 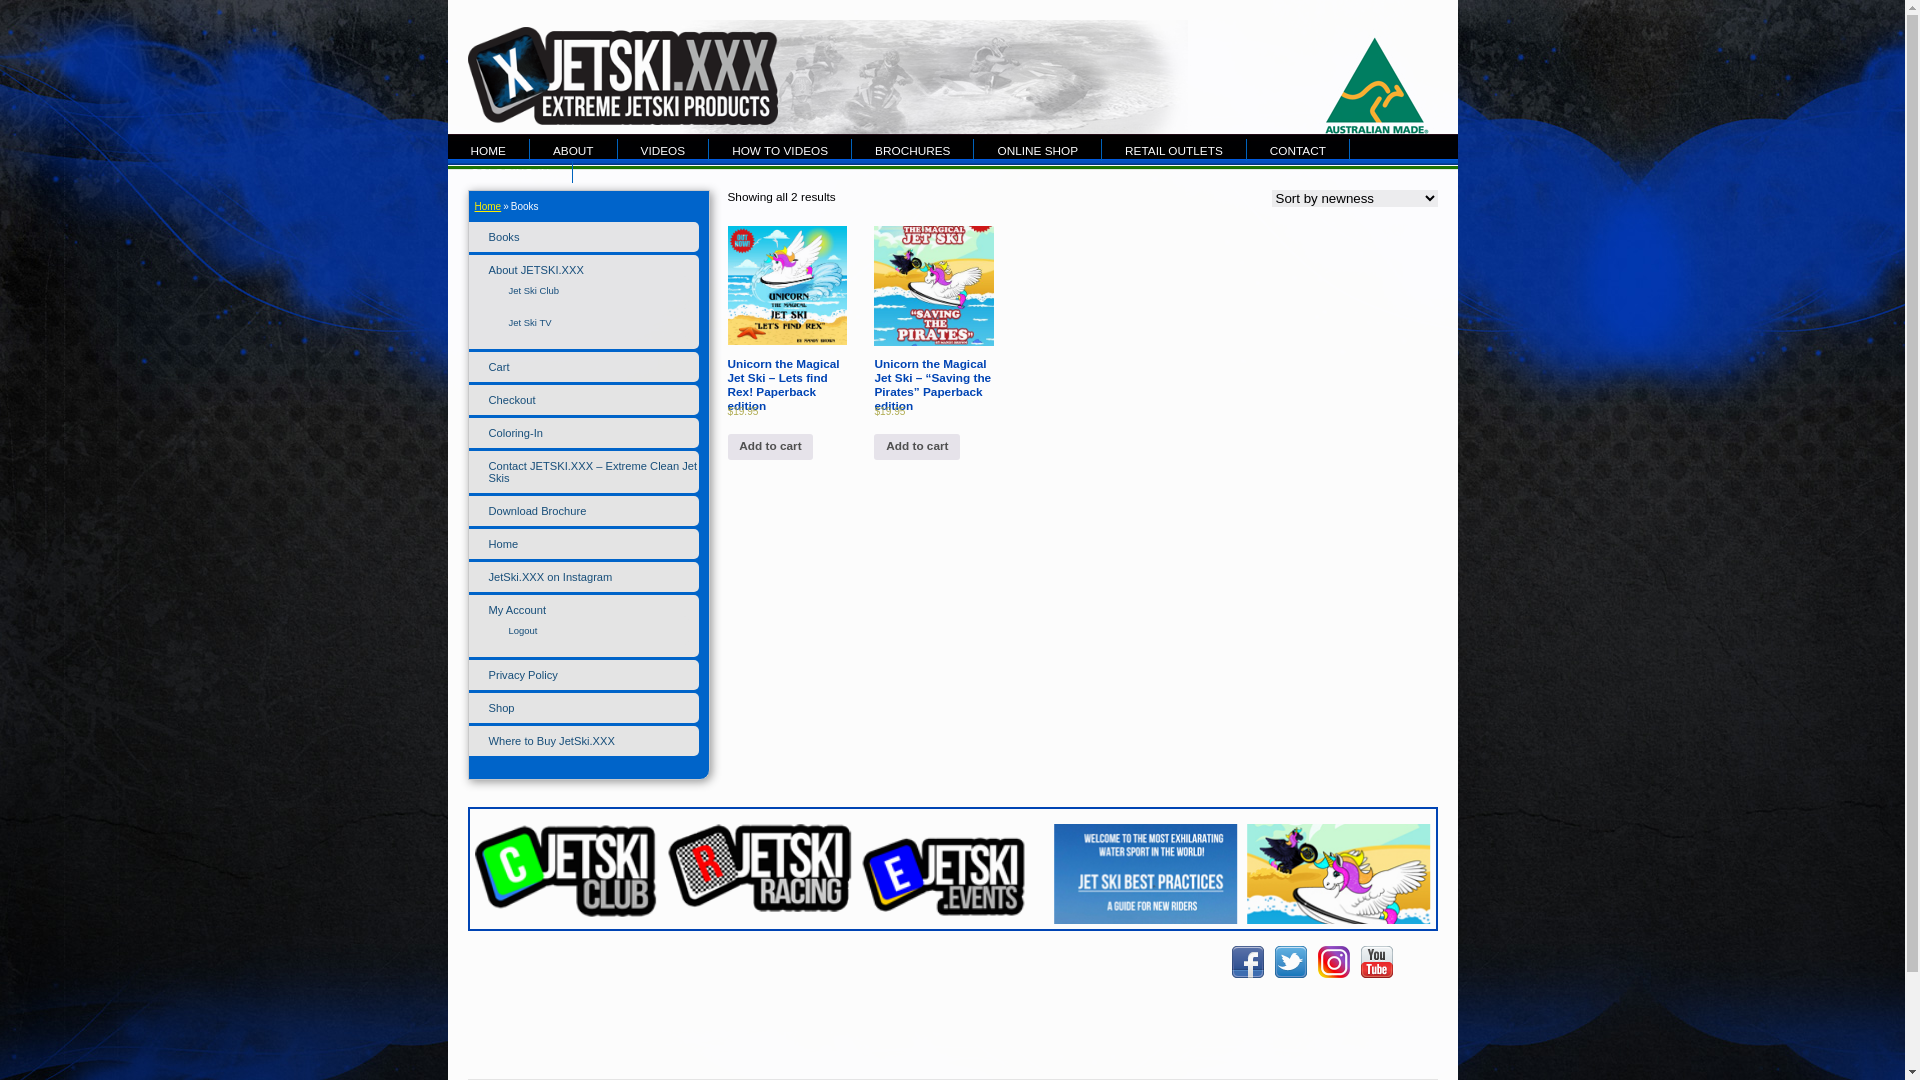 I want to click on 'Jet Ski Events', so click(x=951, y=918).